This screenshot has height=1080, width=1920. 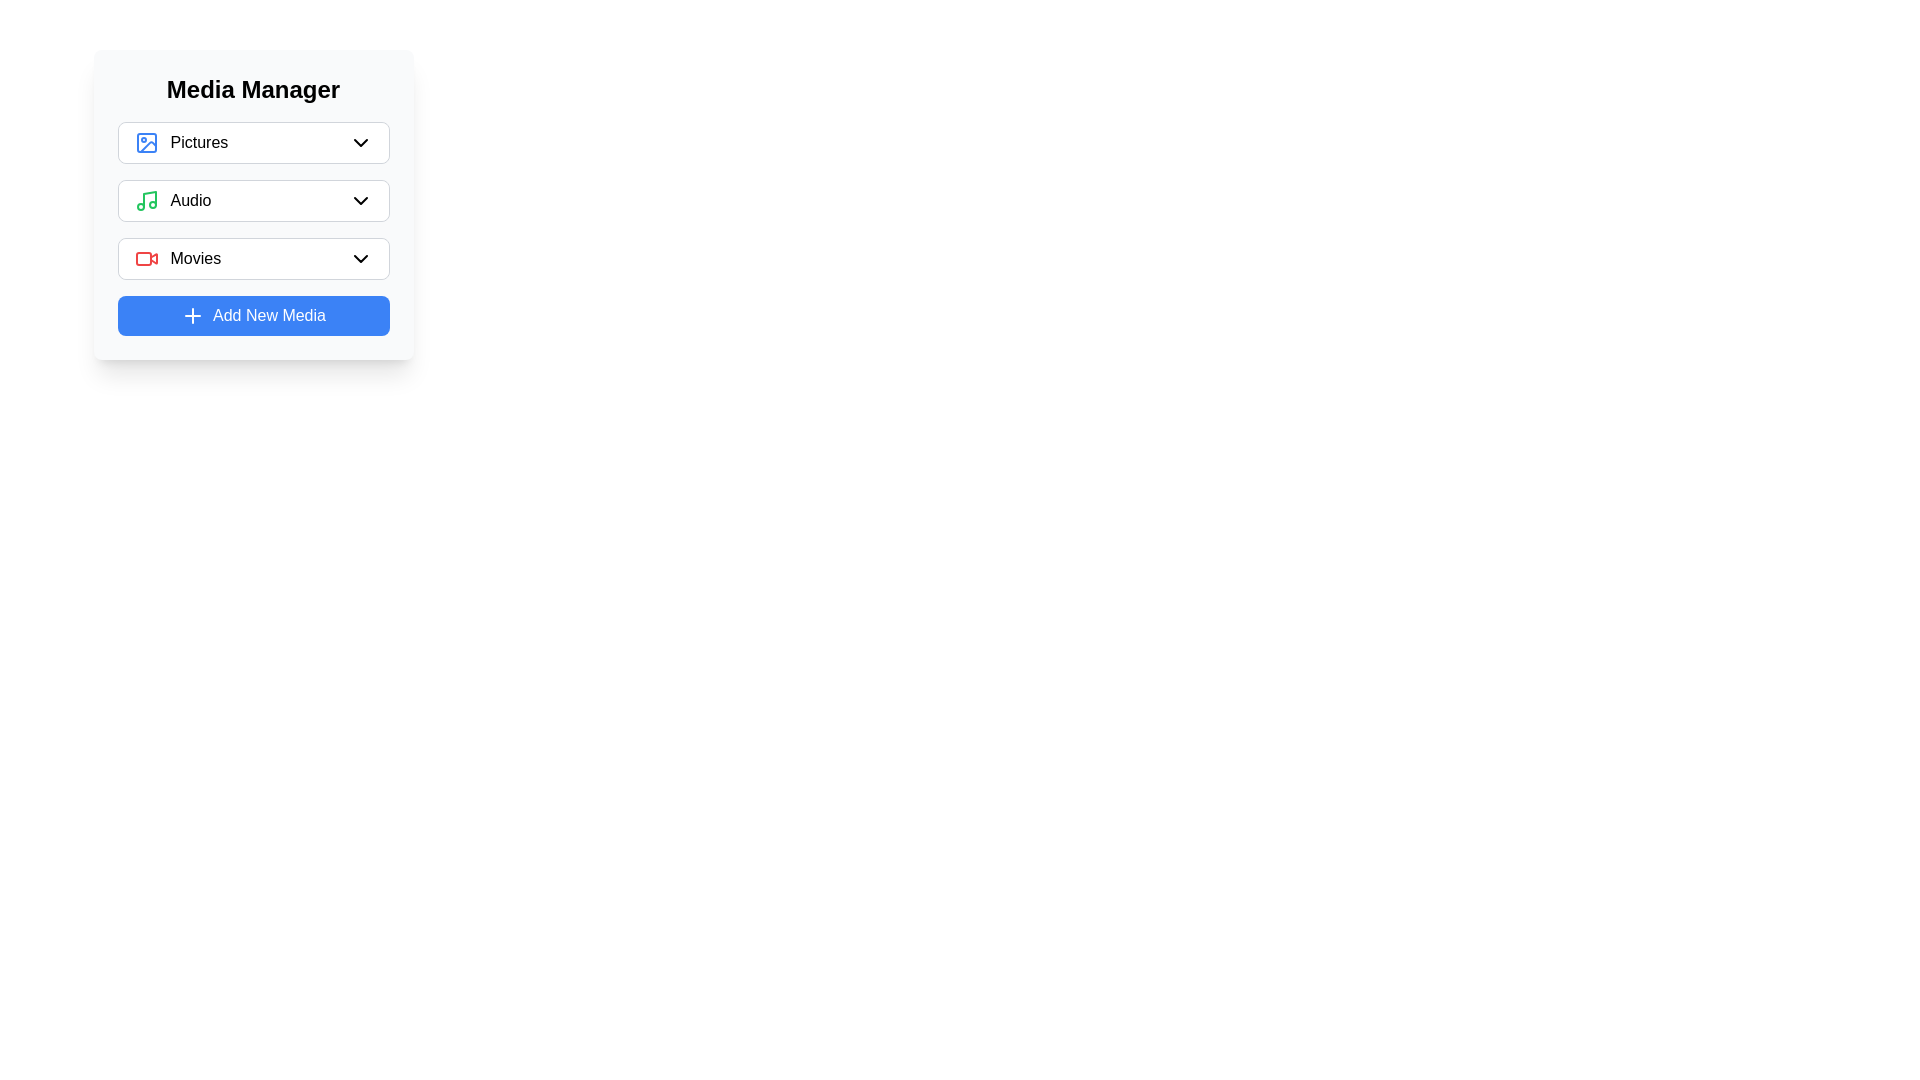 What do you see at coordinates (360, 141) in the screenshot?
I see `the downward-pointing chevron button with a black outline` at bounding box center [360, 141].